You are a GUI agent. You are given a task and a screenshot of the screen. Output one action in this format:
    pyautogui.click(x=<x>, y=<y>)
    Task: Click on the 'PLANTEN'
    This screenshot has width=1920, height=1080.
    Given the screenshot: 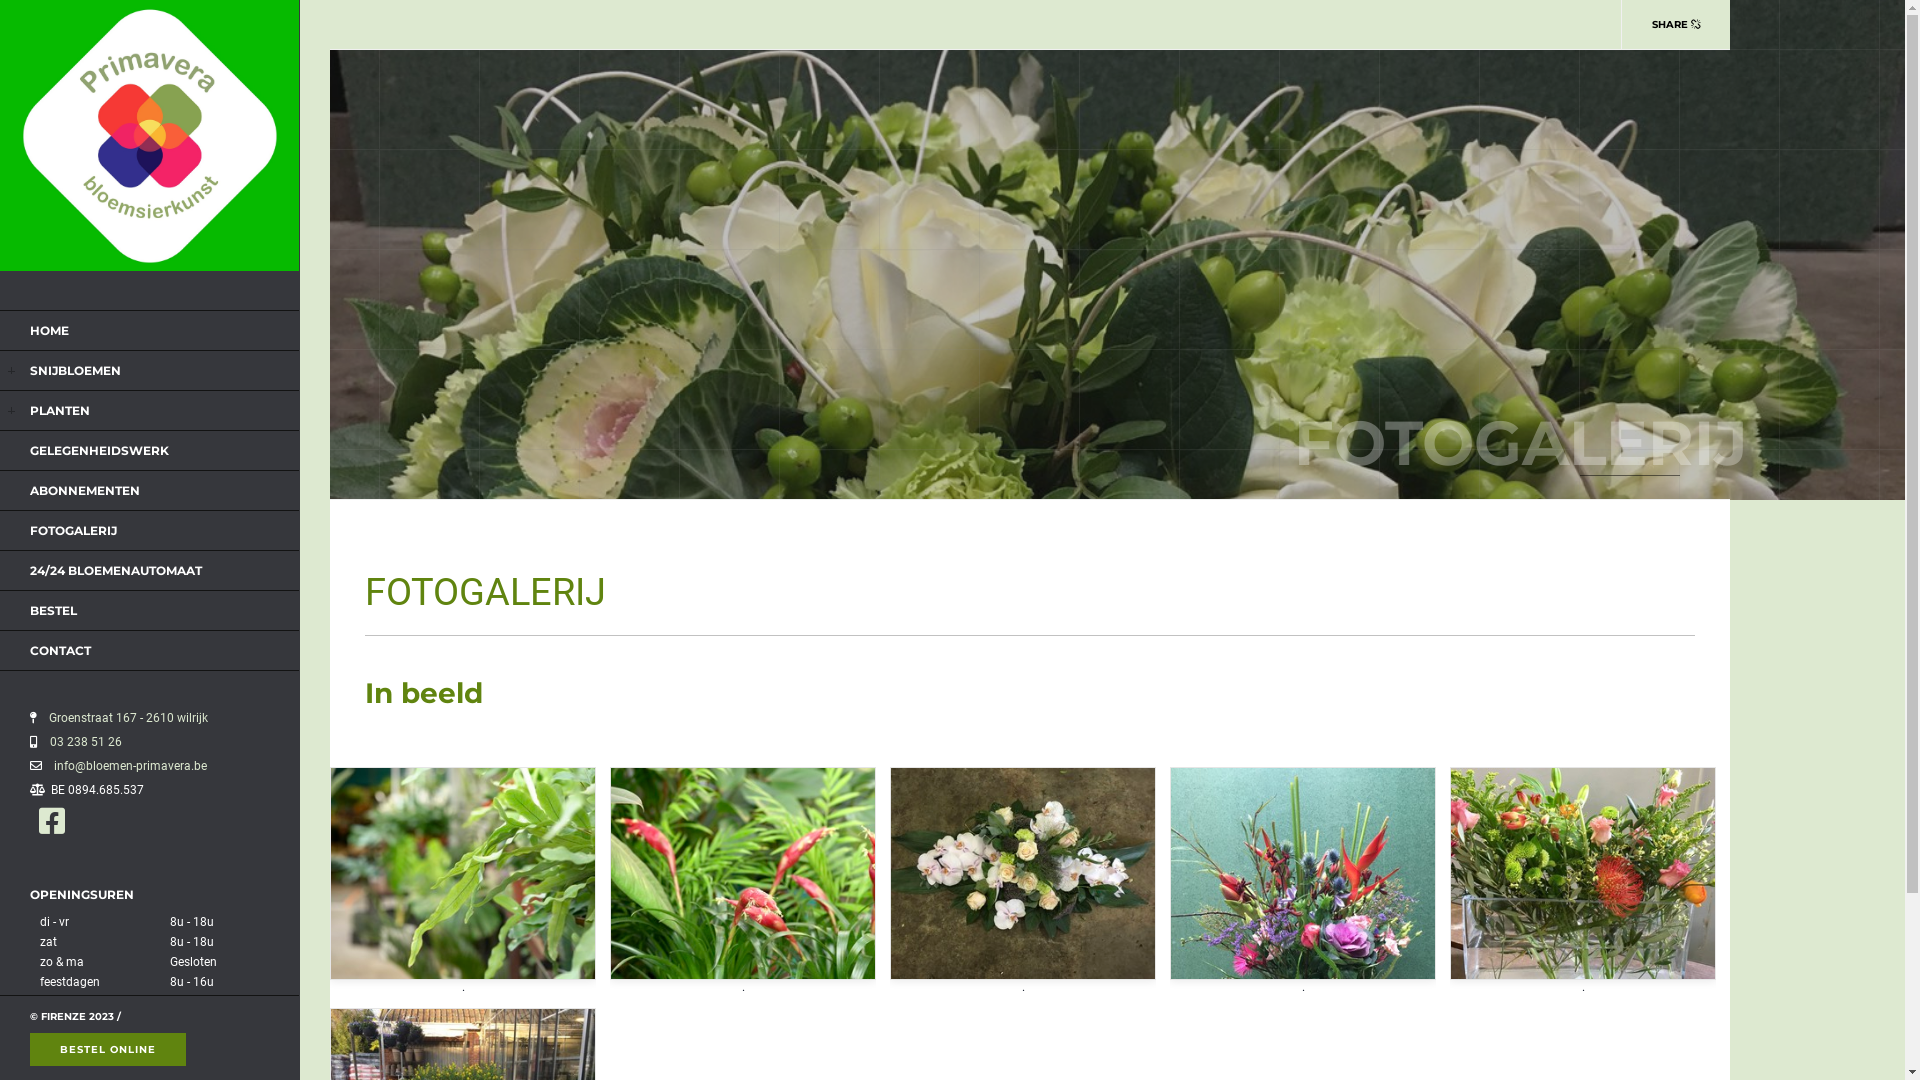 What is the action you would take?
    pyautogui.click(x=59, y=409)
    